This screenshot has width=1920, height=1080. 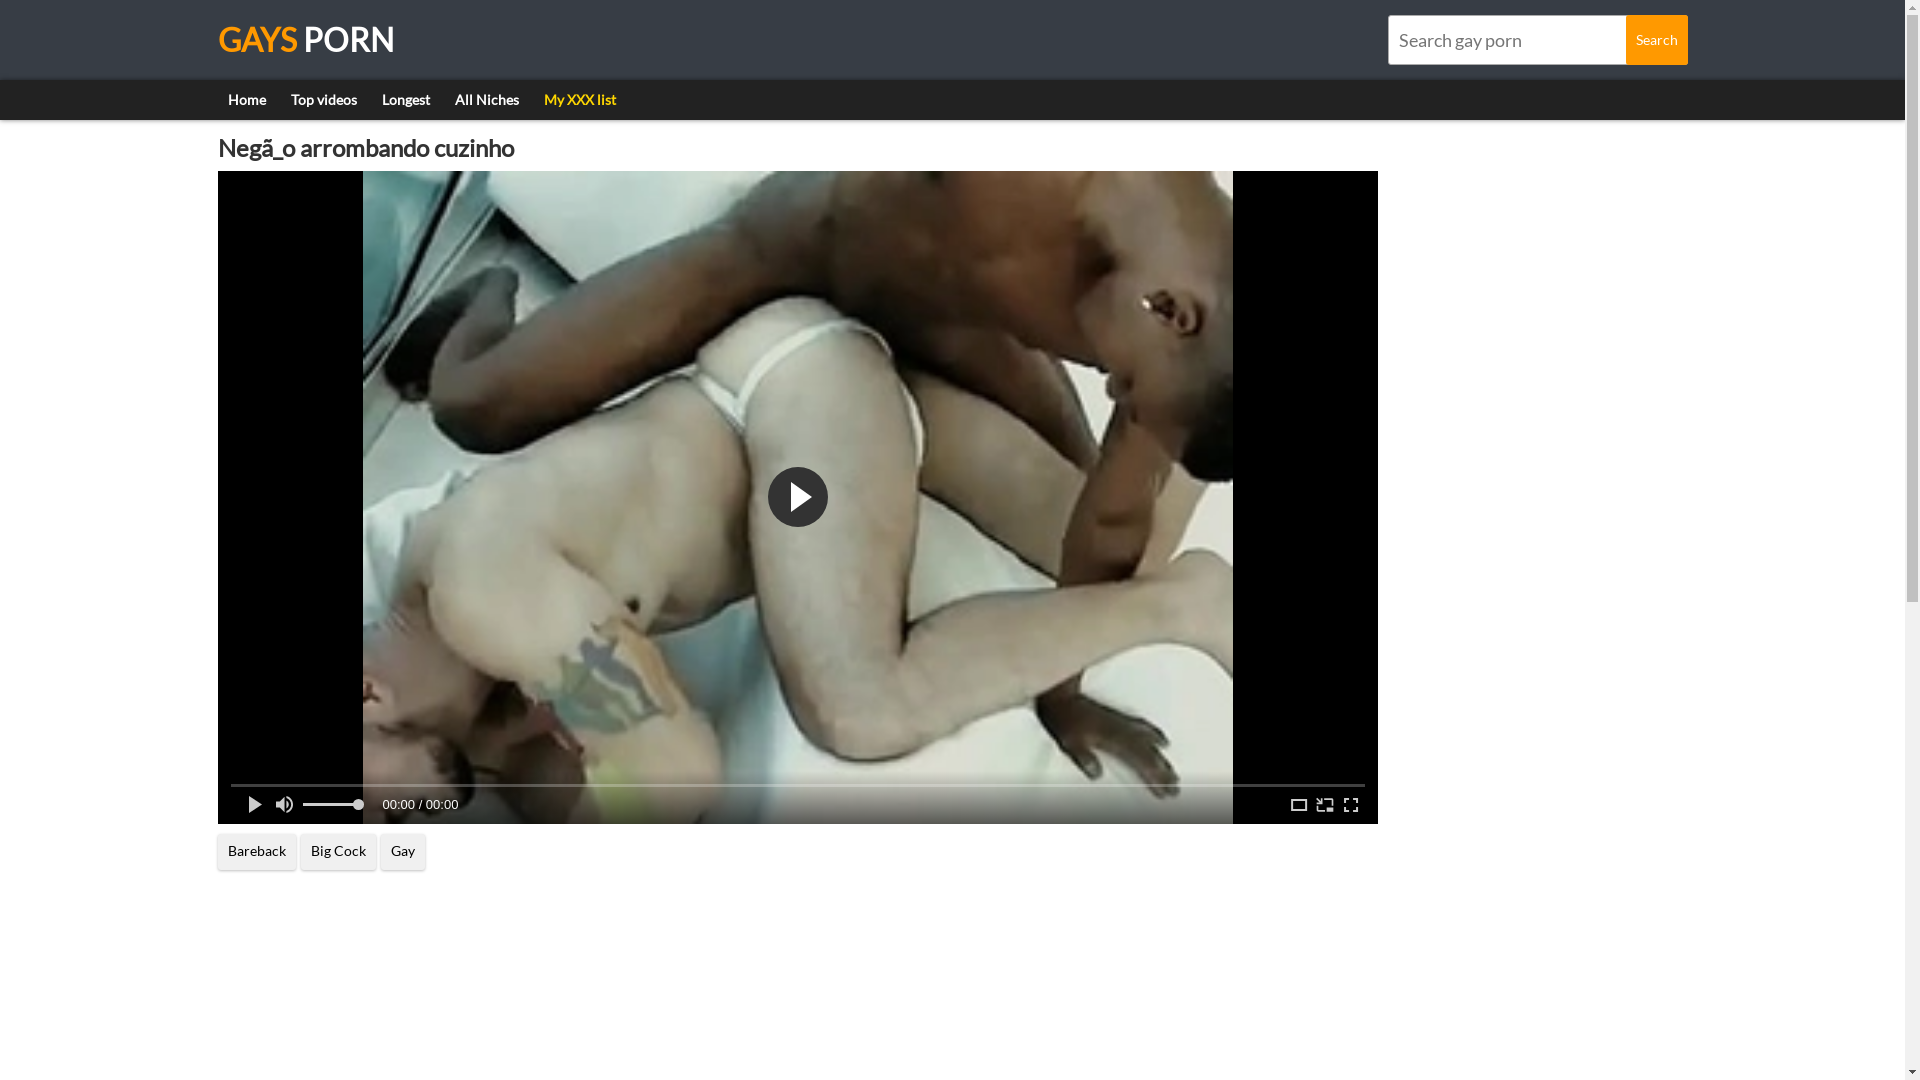 What do you see at coordinates (401, 852) in the screenshot?
I see `'Gay'` at bounding box center [401, 852].